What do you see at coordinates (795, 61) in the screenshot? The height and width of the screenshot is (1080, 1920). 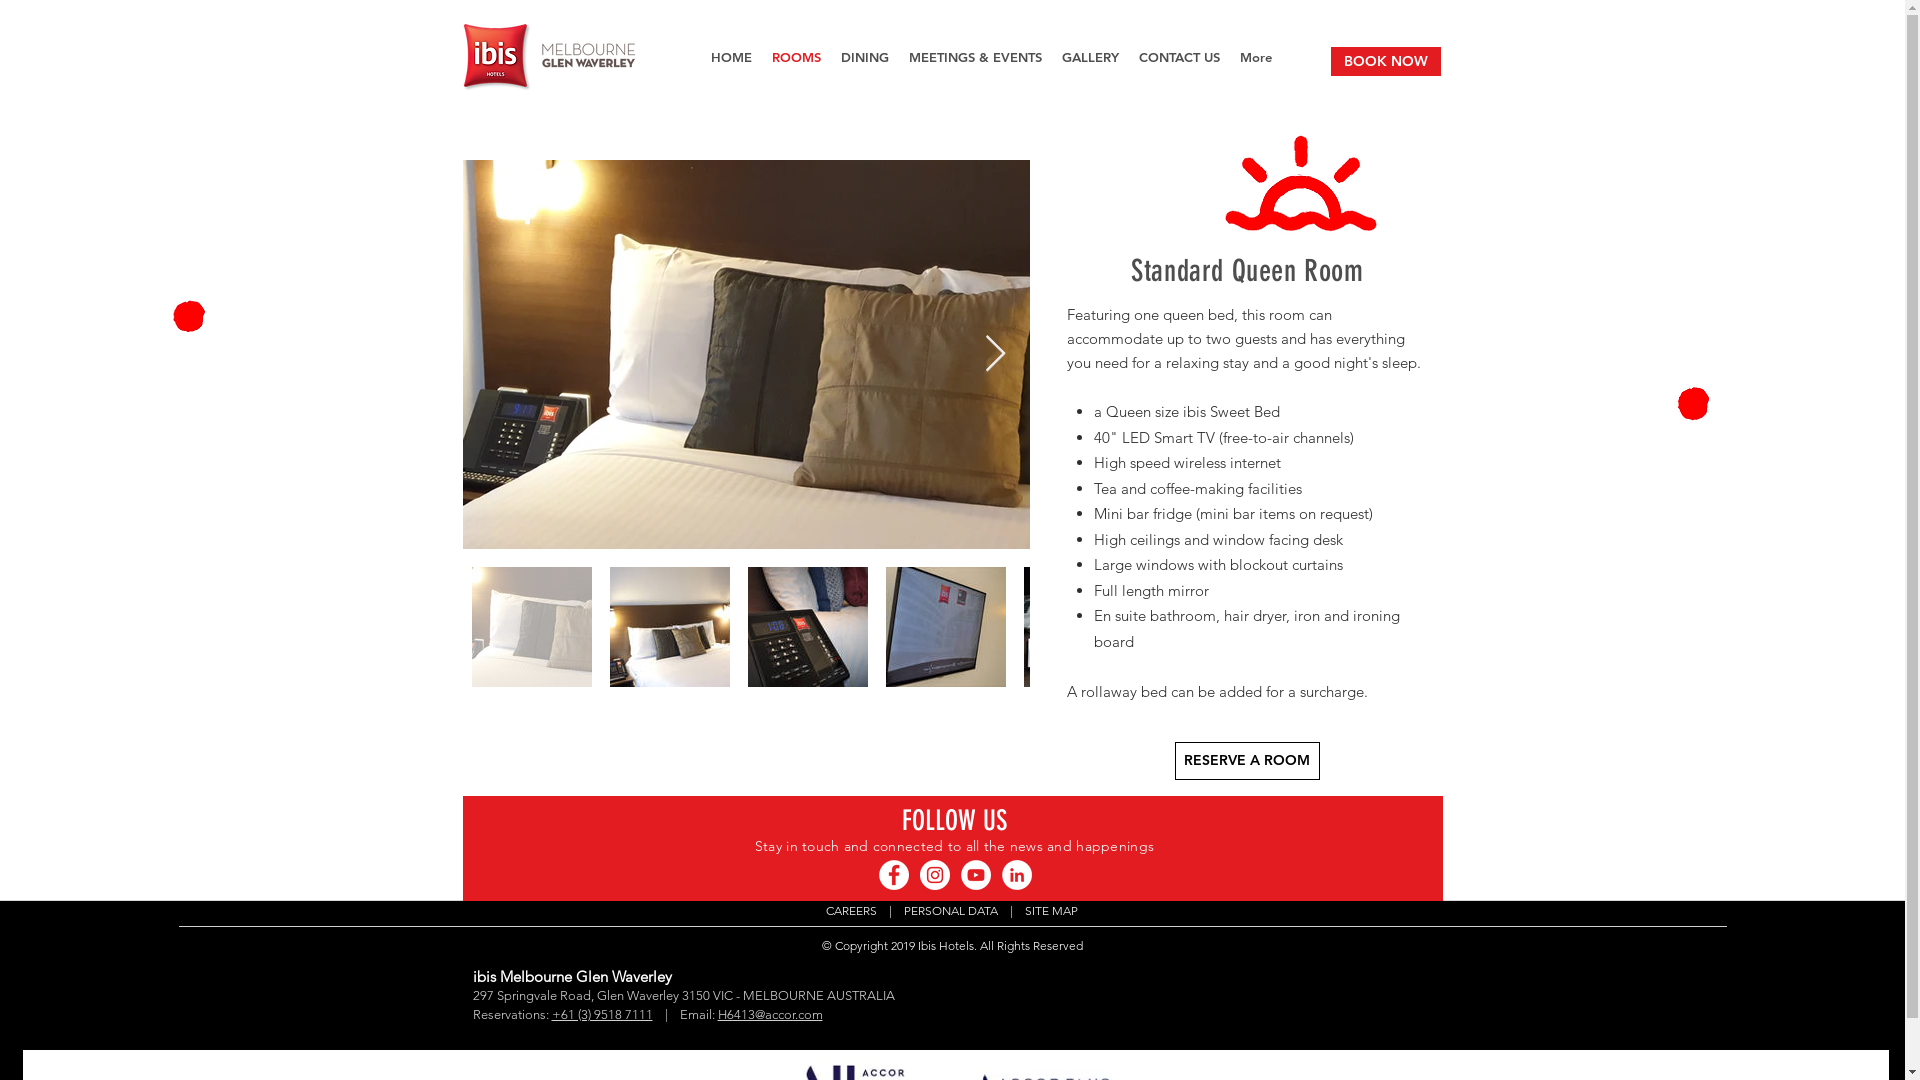 I see `'ROOMS'` at bounding box center [795, 61].